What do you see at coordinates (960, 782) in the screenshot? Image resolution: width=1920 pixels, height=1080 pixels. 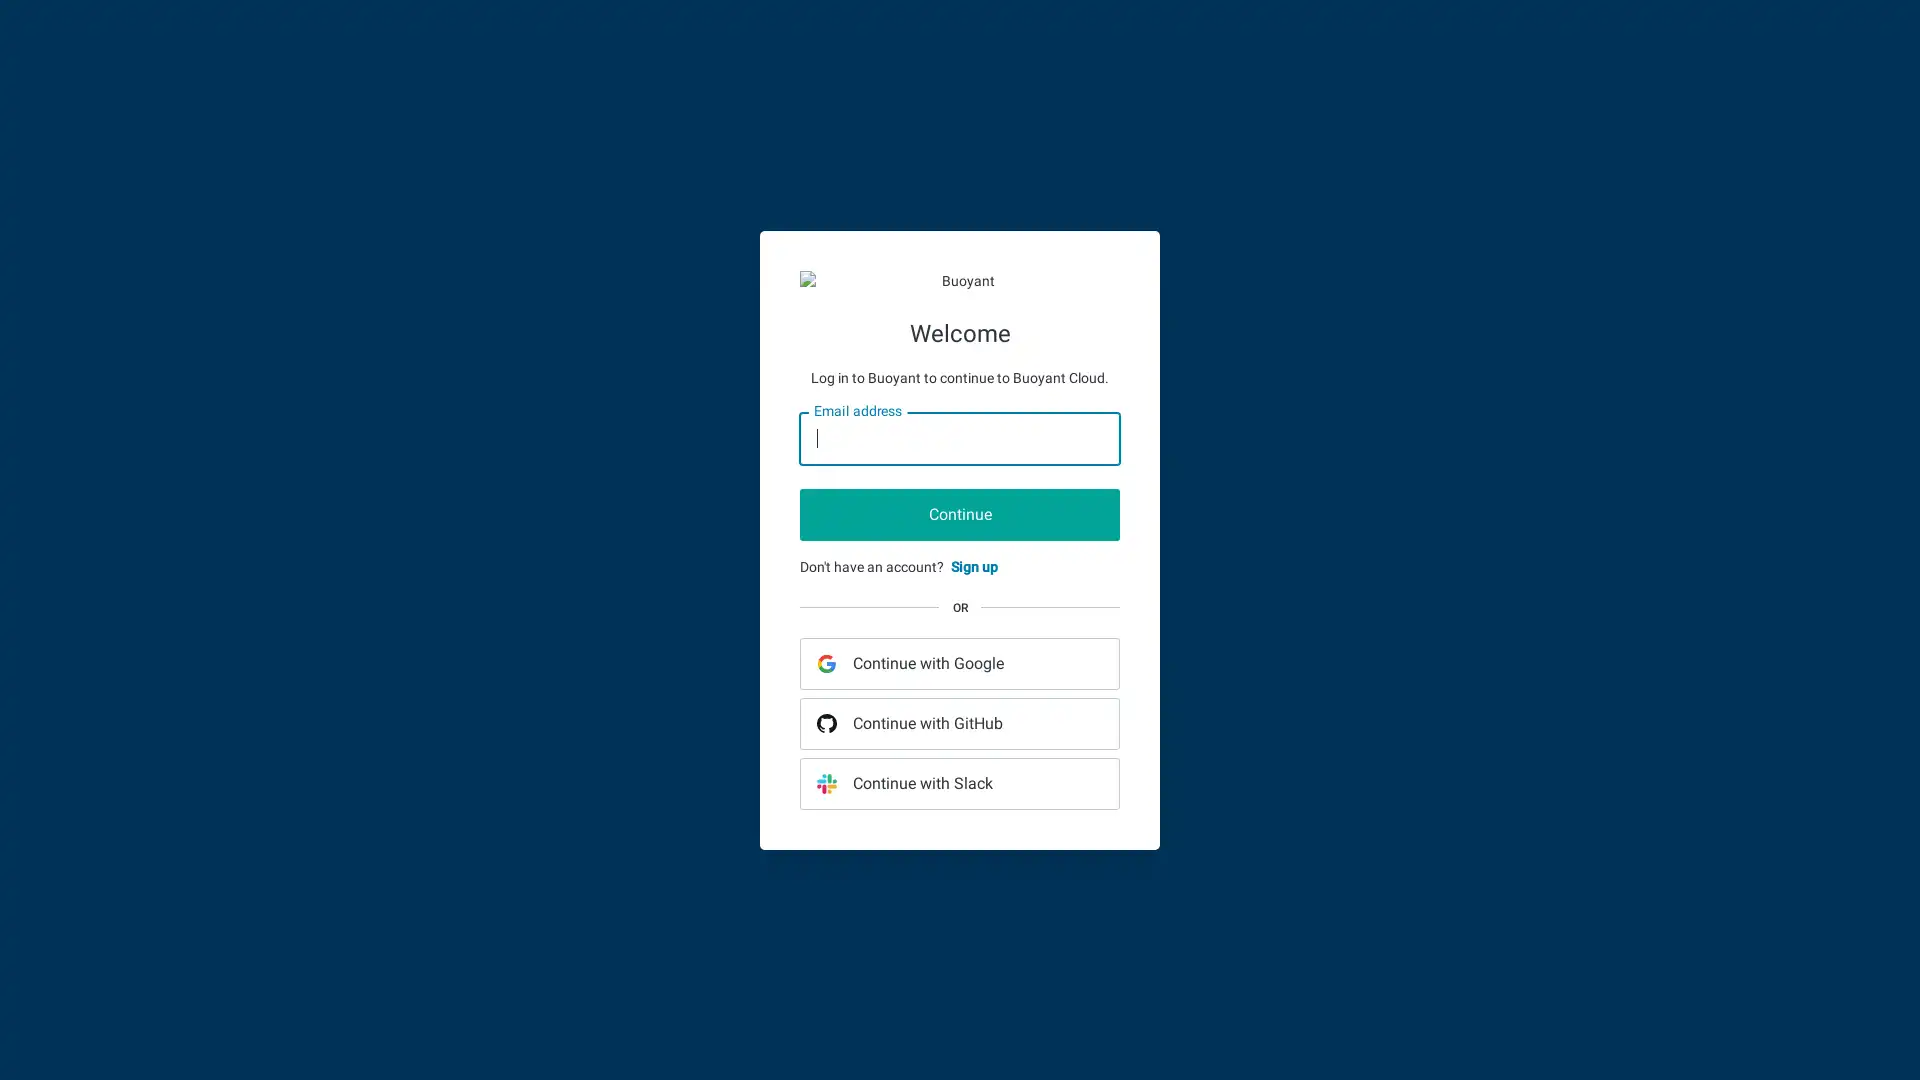 I see `Connection icon Continue with Slack` at bounding box center [960, 782].